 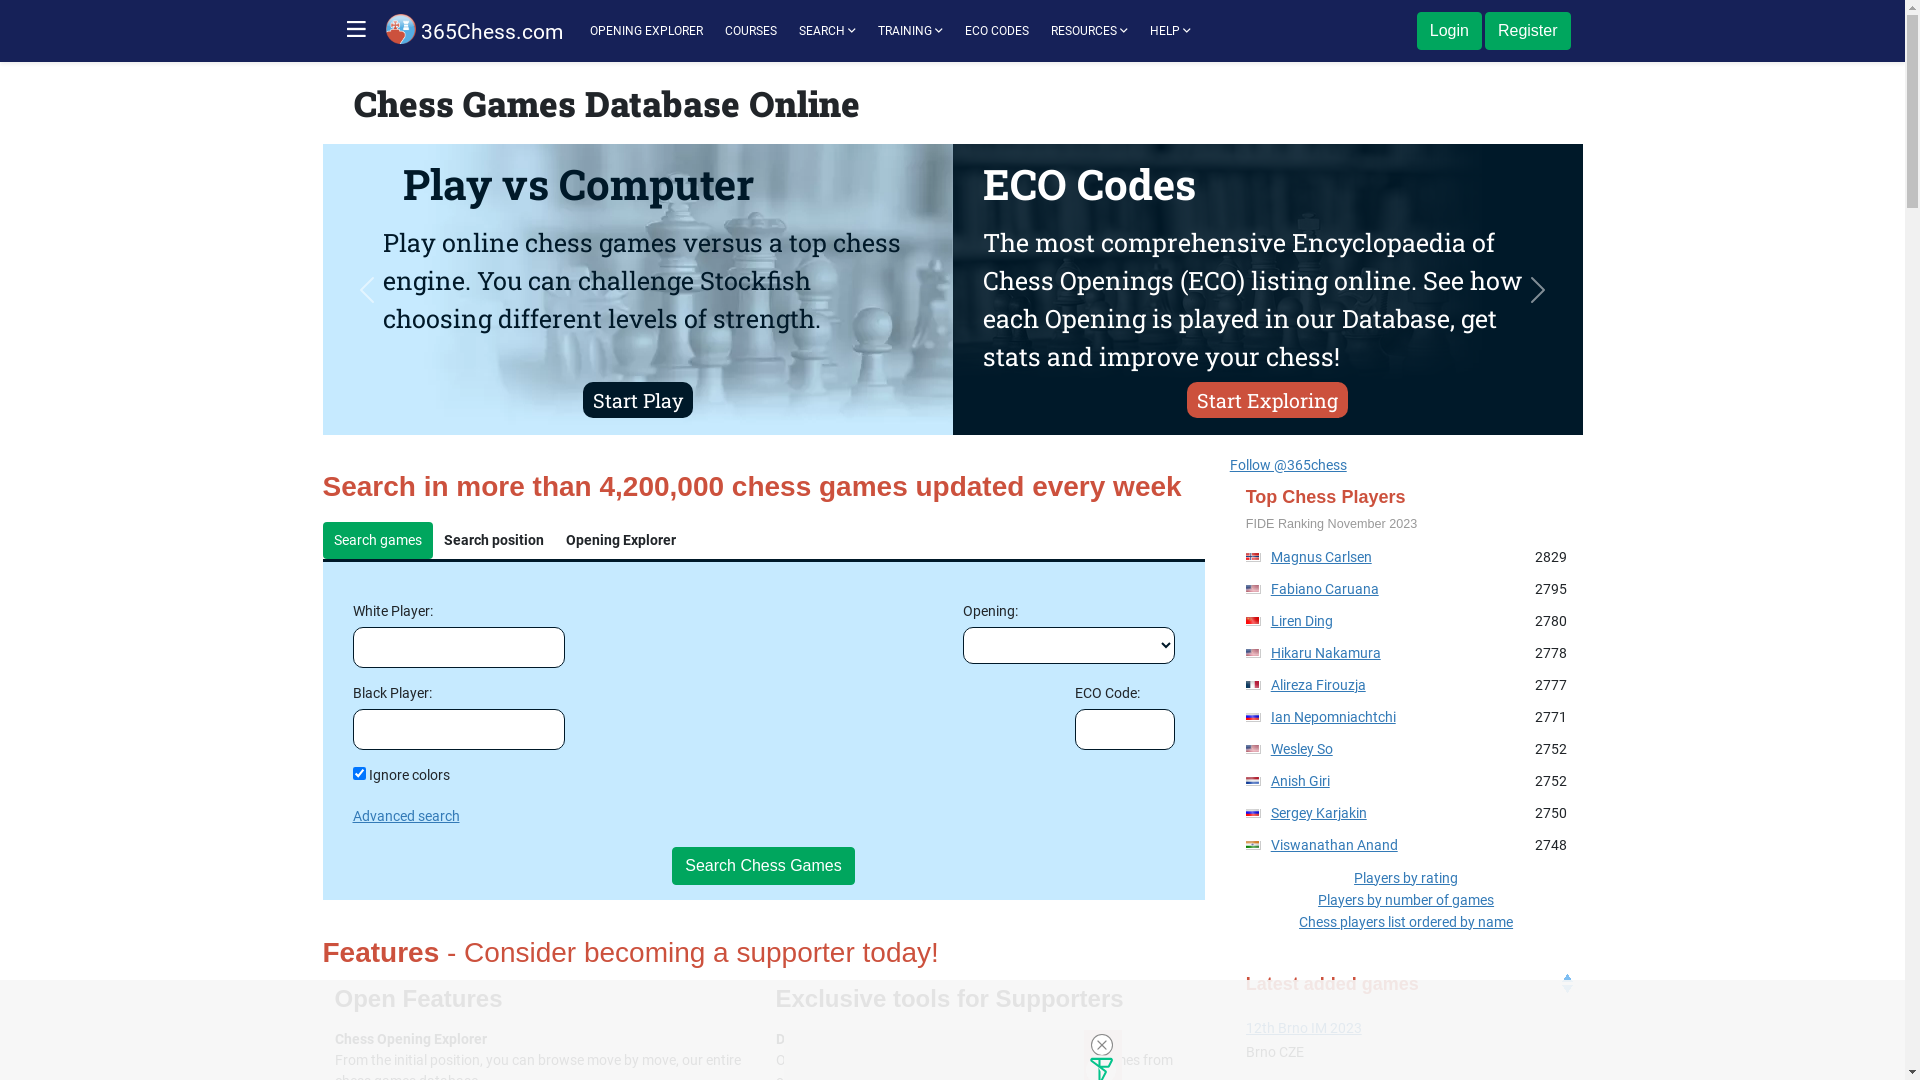 I want to click on 'Start Training', so click(x=1266, y=400).